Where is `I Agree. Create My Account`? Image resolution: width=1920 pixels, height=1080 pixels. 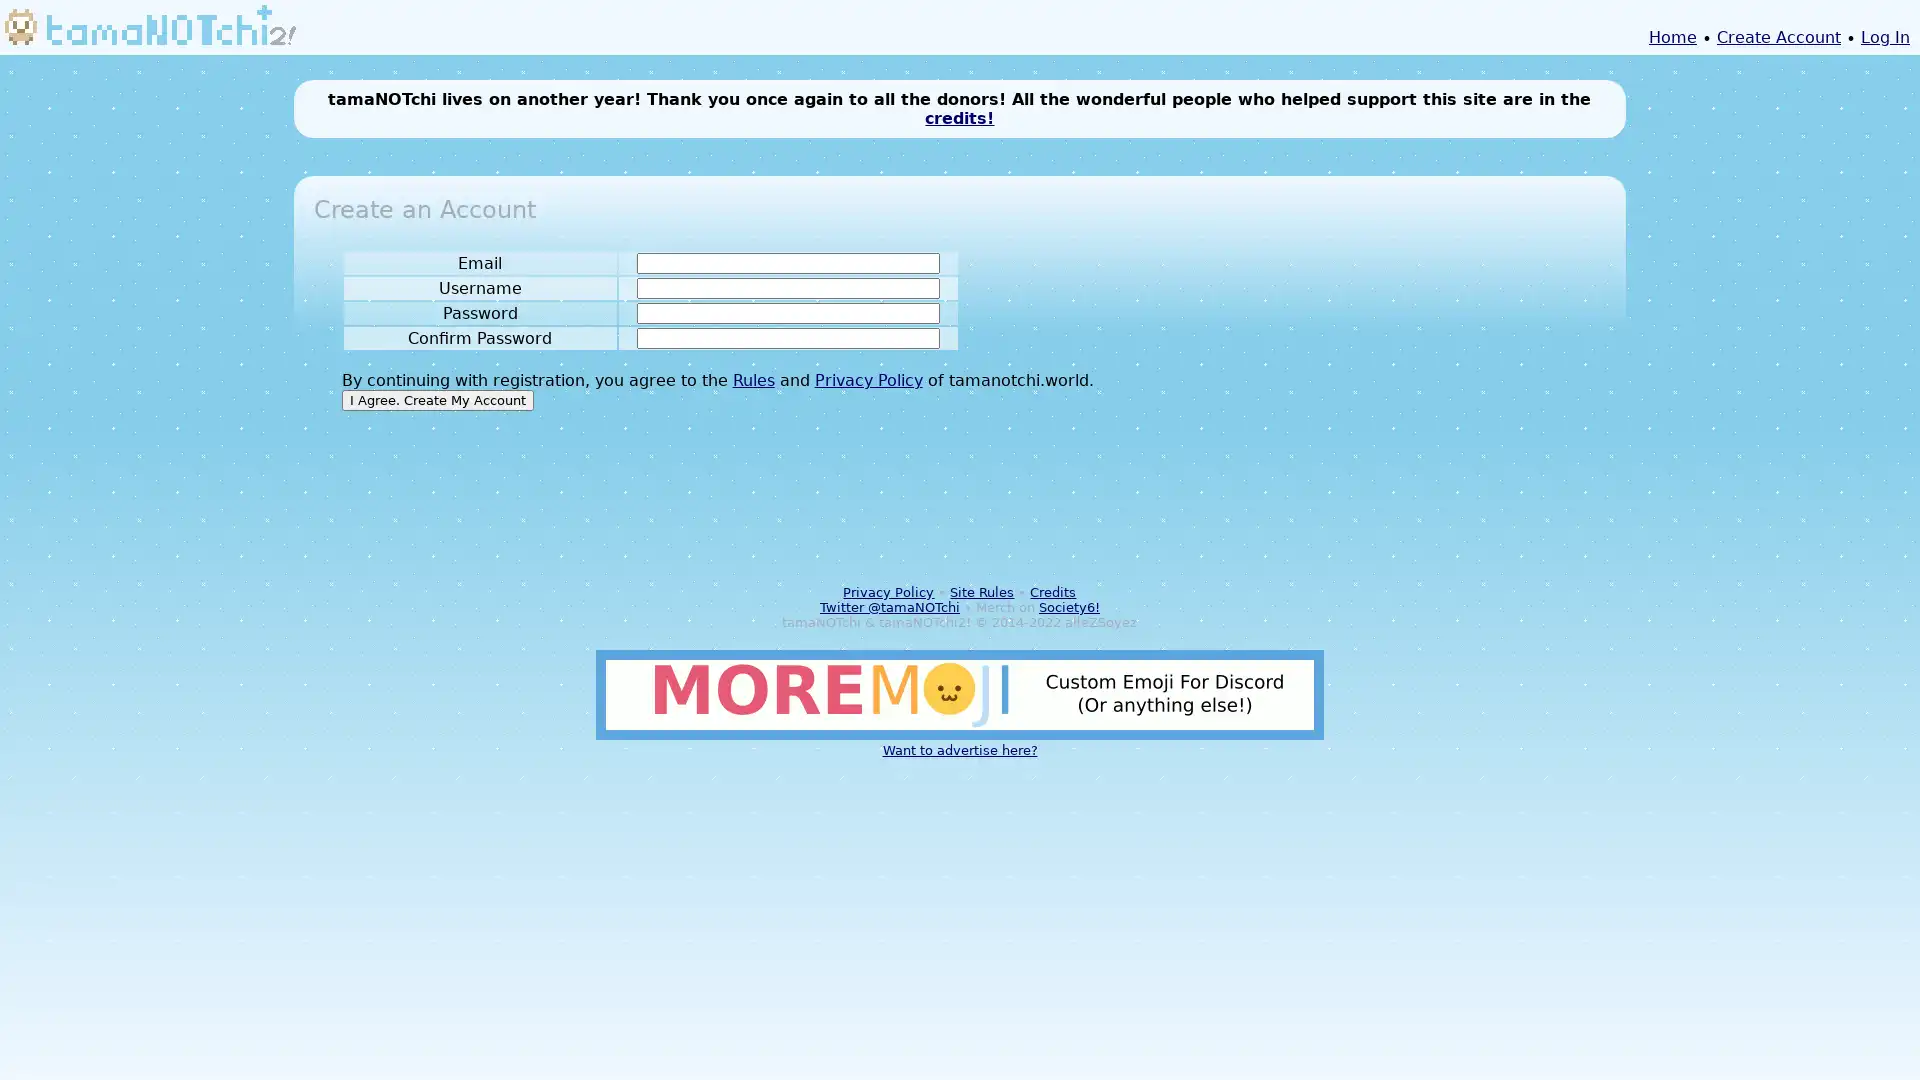
I Agree. Create My Account is located at coordinates (435, 400).